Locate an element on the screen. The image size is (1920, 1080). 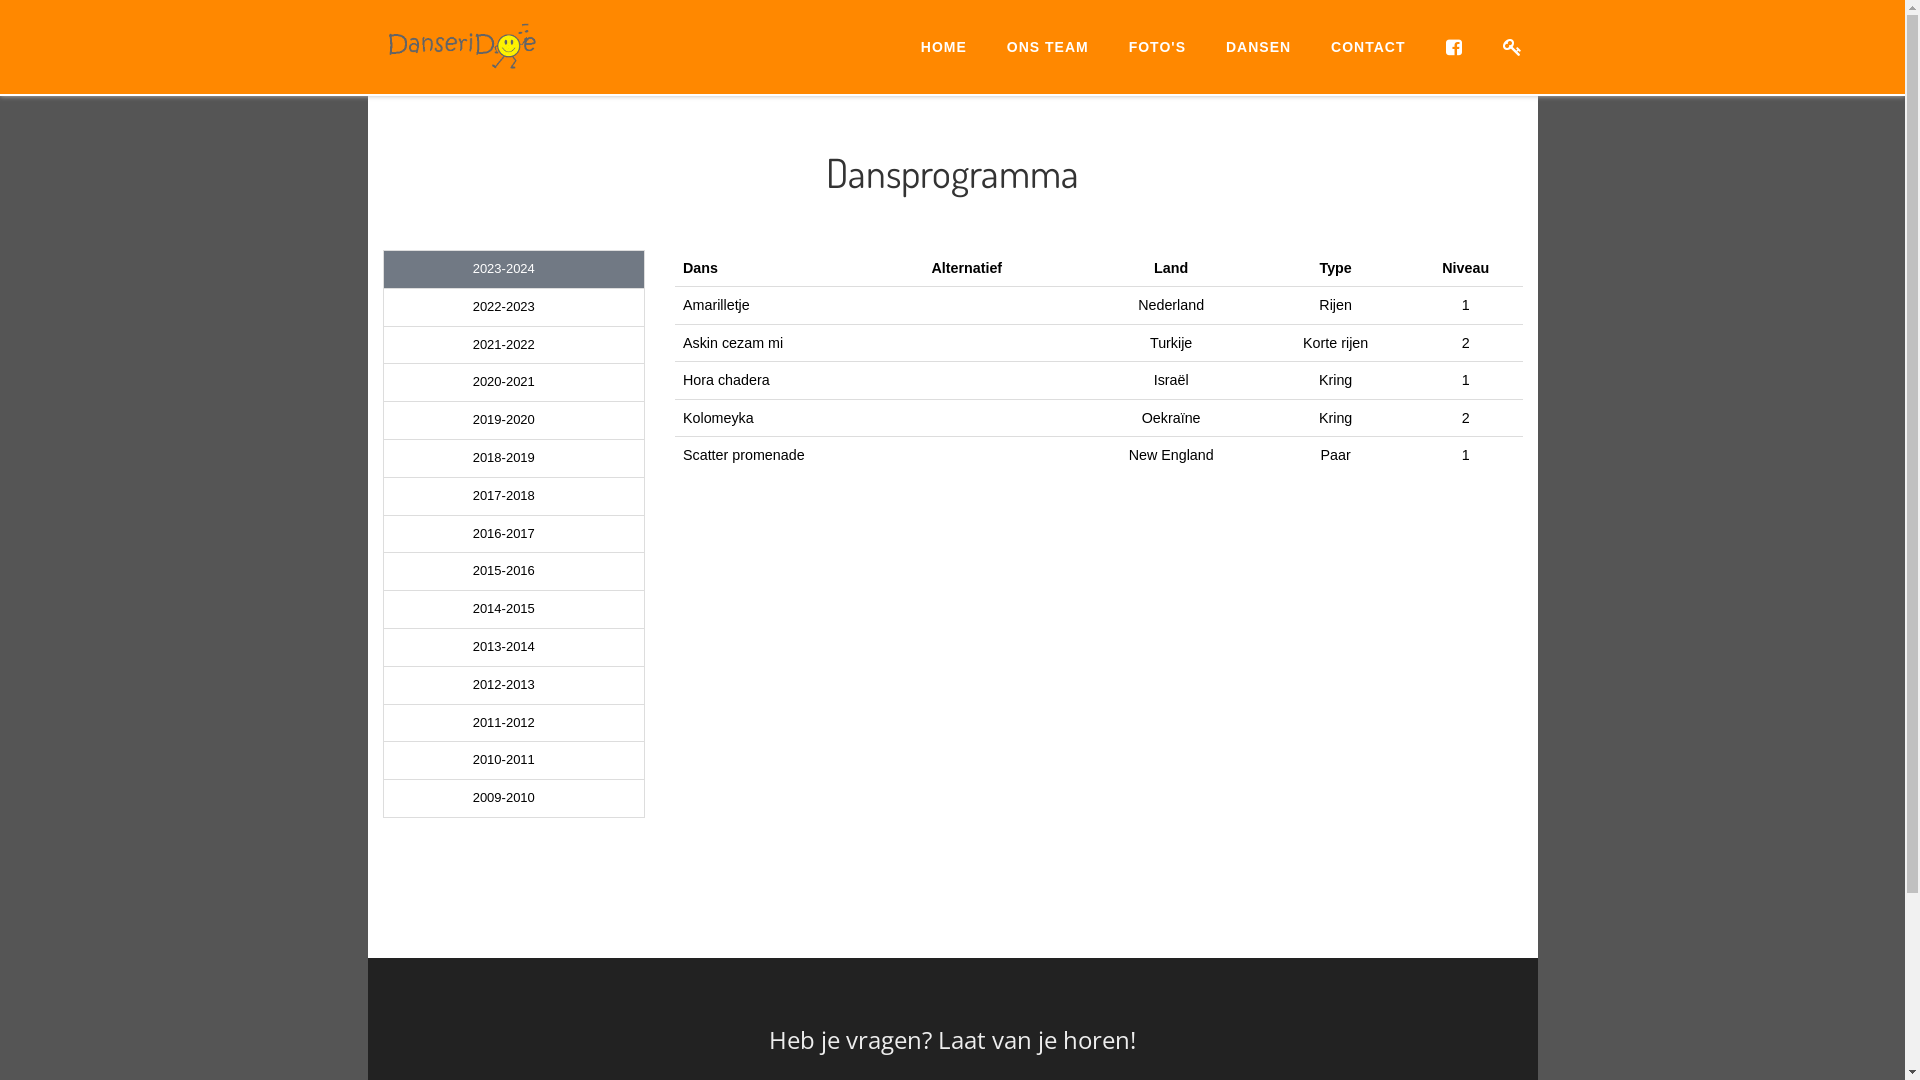
'DANSEN' is located at coordinates (1257, 45).